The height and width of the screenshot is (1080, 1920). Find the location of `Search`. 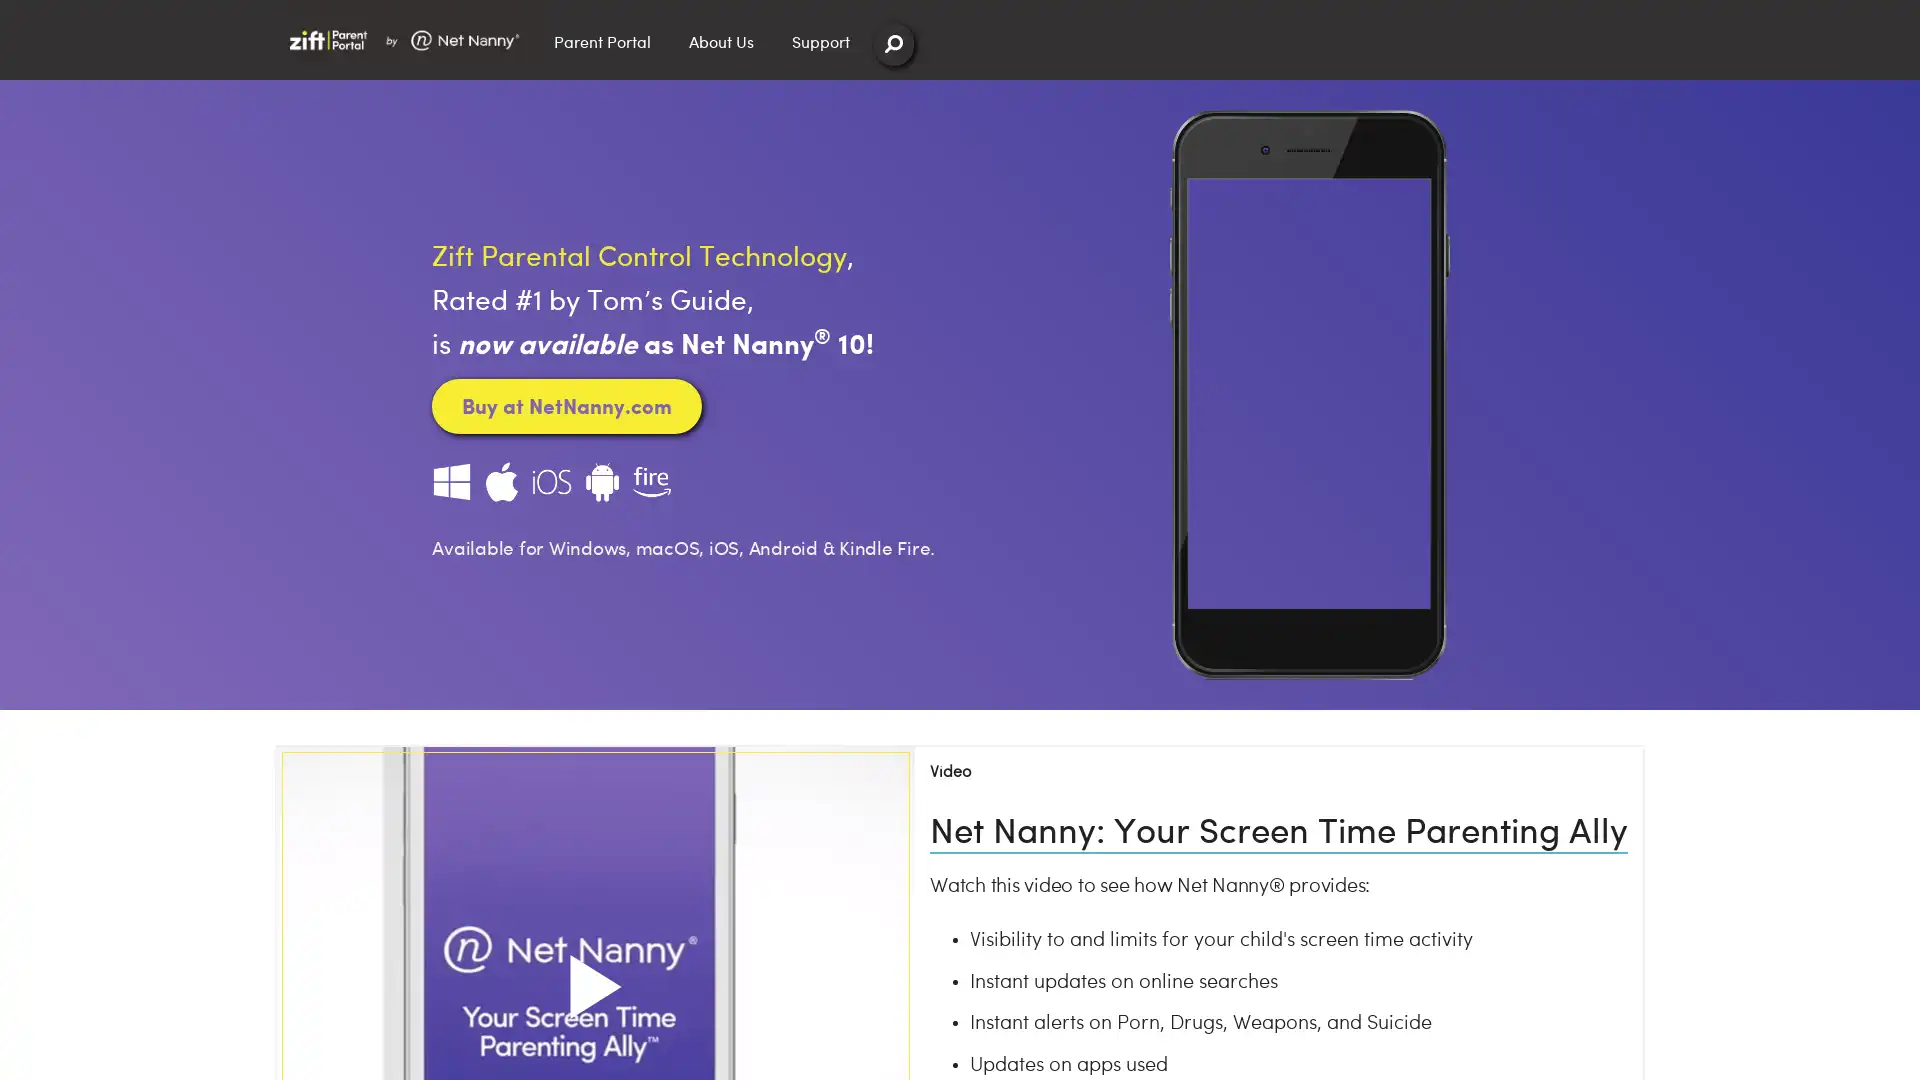

Search is located at coordinates (288, 138).